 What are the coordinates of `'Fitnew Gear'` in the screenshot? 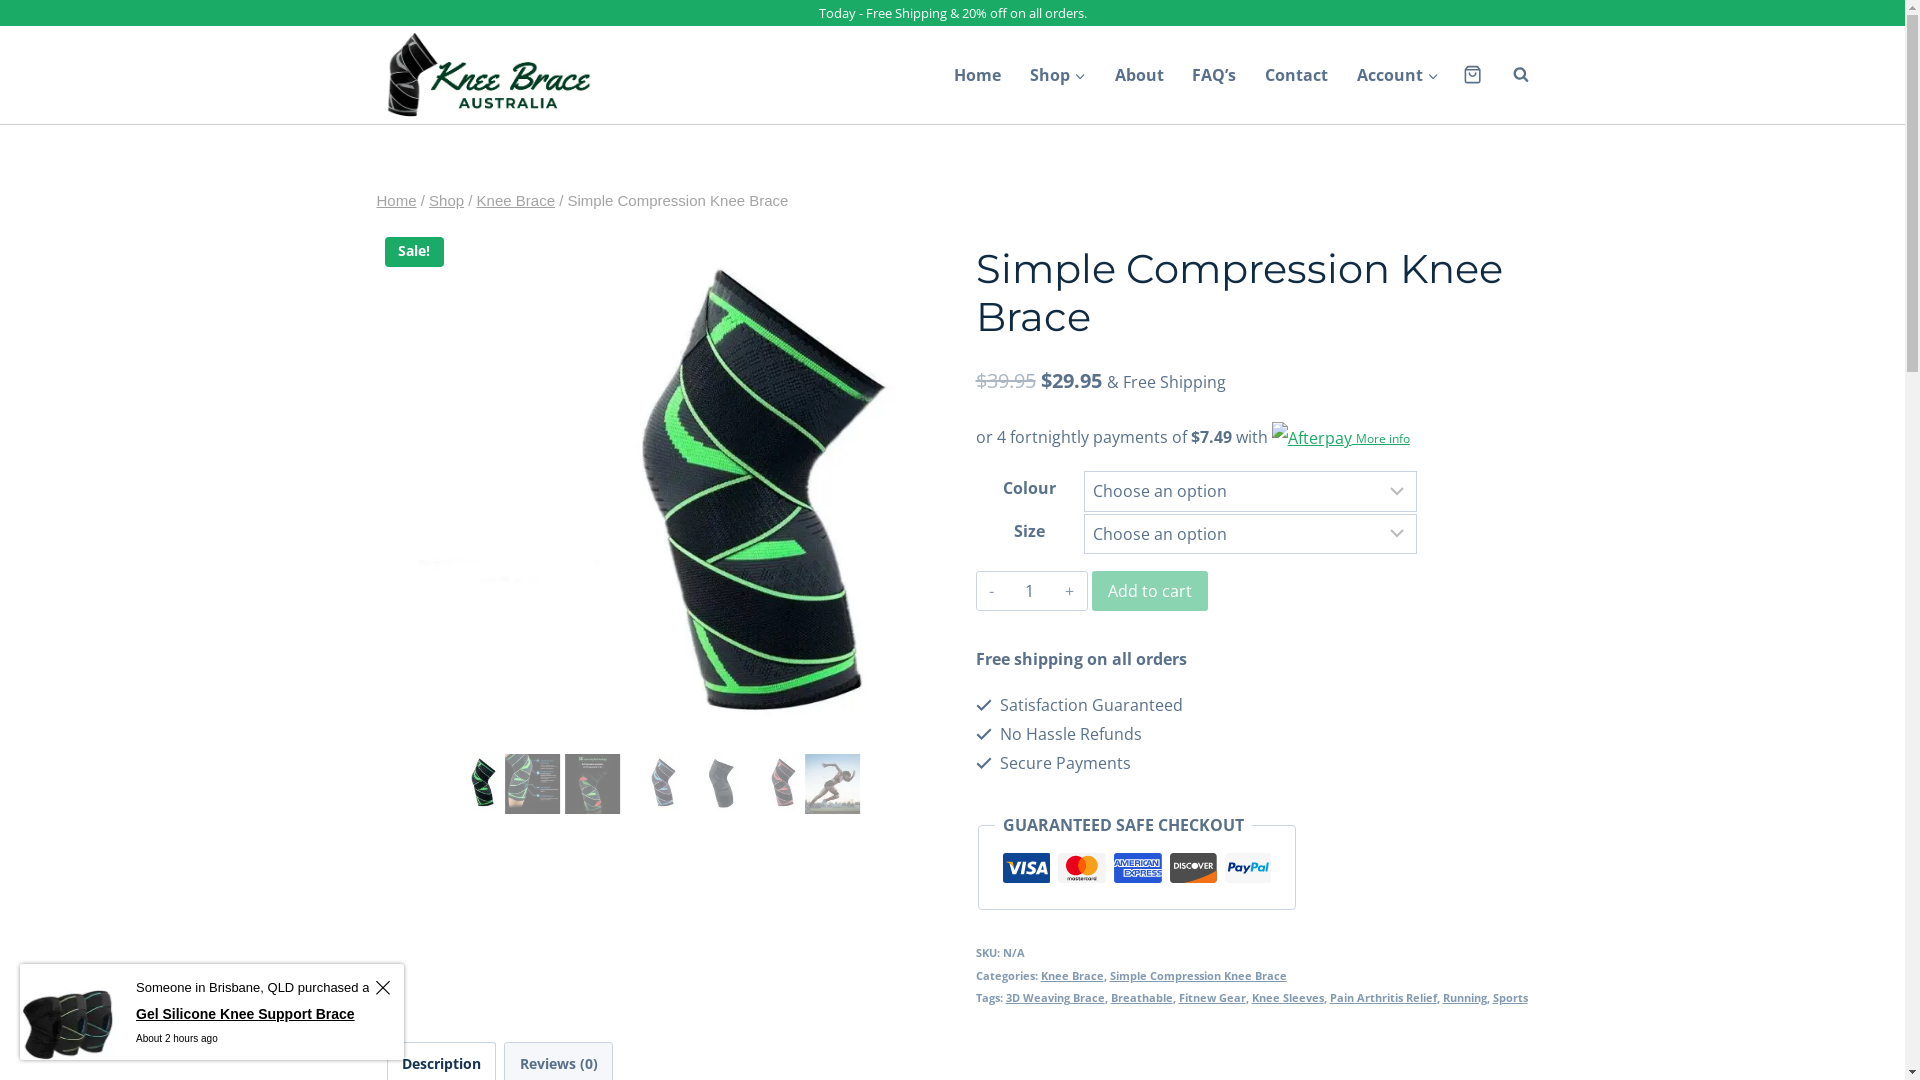 It's located at (1179, 997).